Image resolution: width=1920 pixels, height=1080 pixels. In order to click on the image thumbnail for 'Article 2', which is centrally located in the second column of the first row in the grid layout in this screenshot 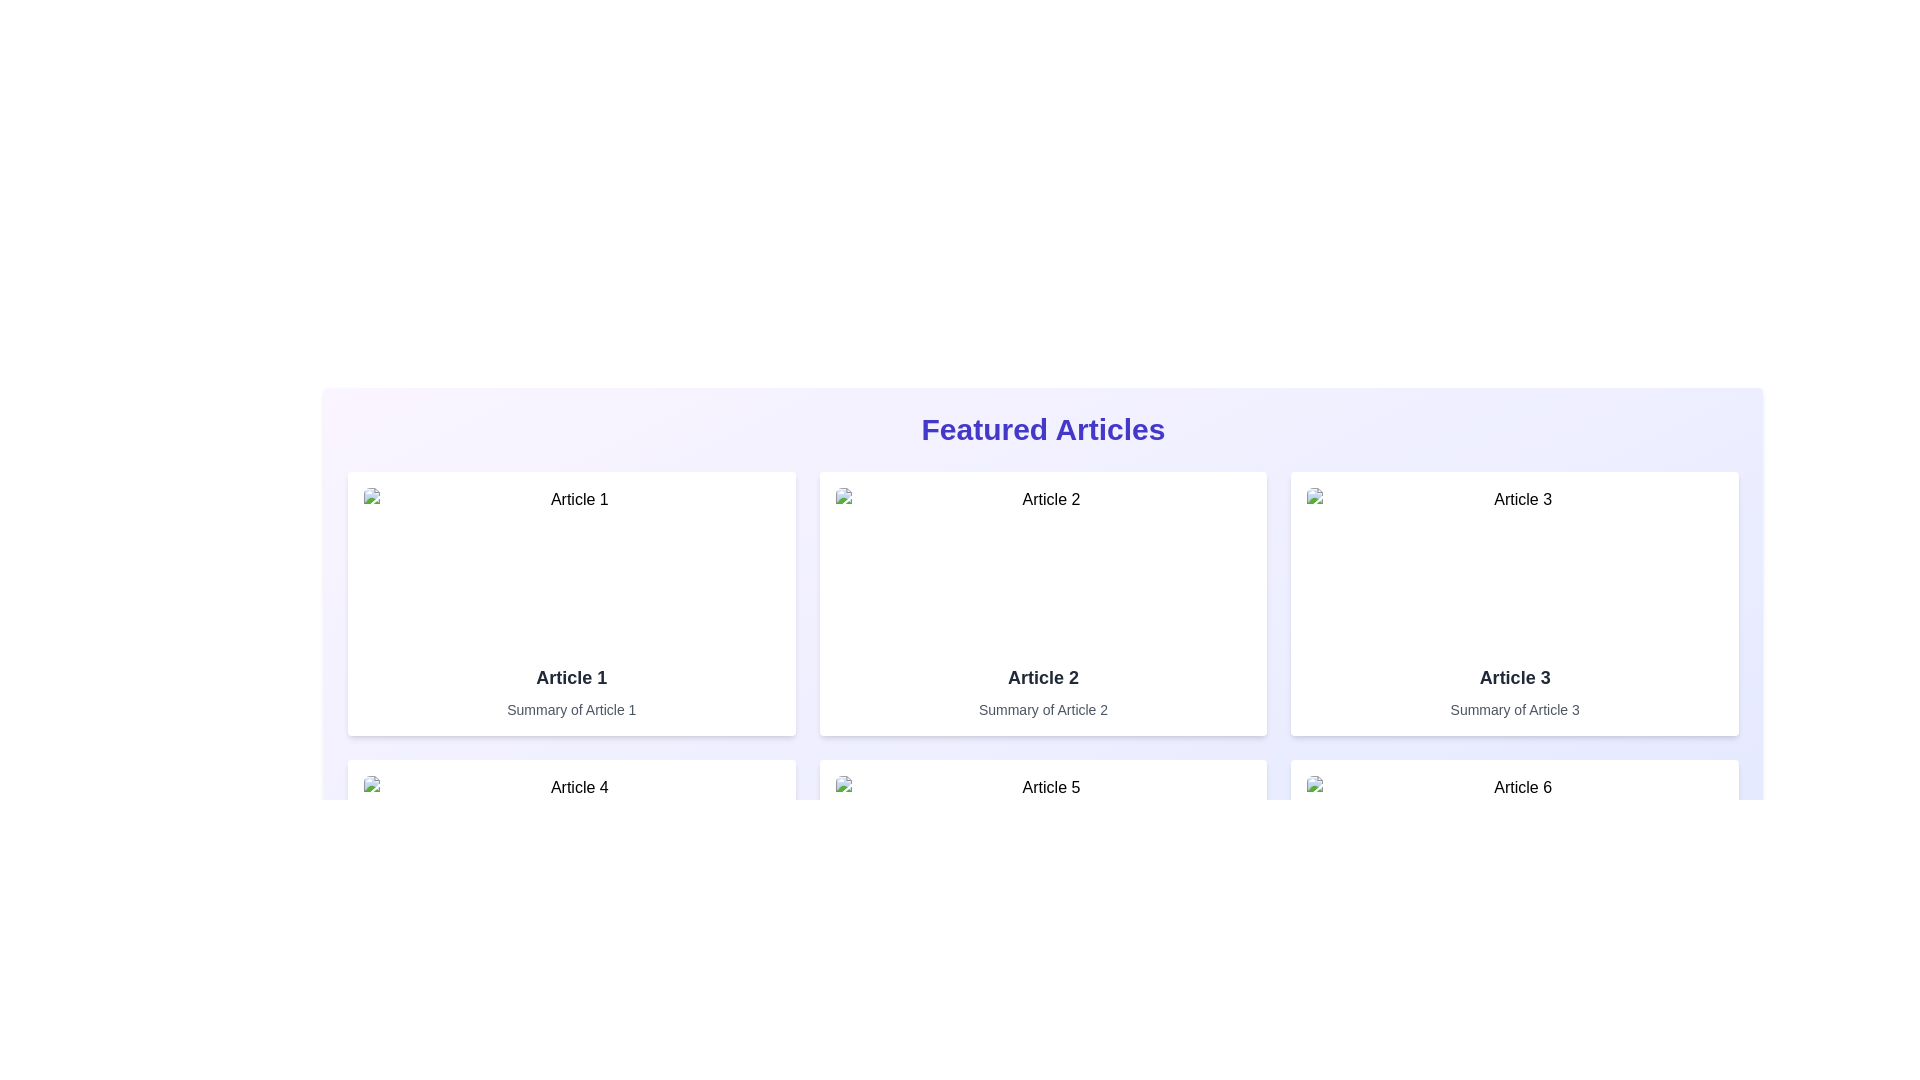, I will do `click(1042, 567)`.